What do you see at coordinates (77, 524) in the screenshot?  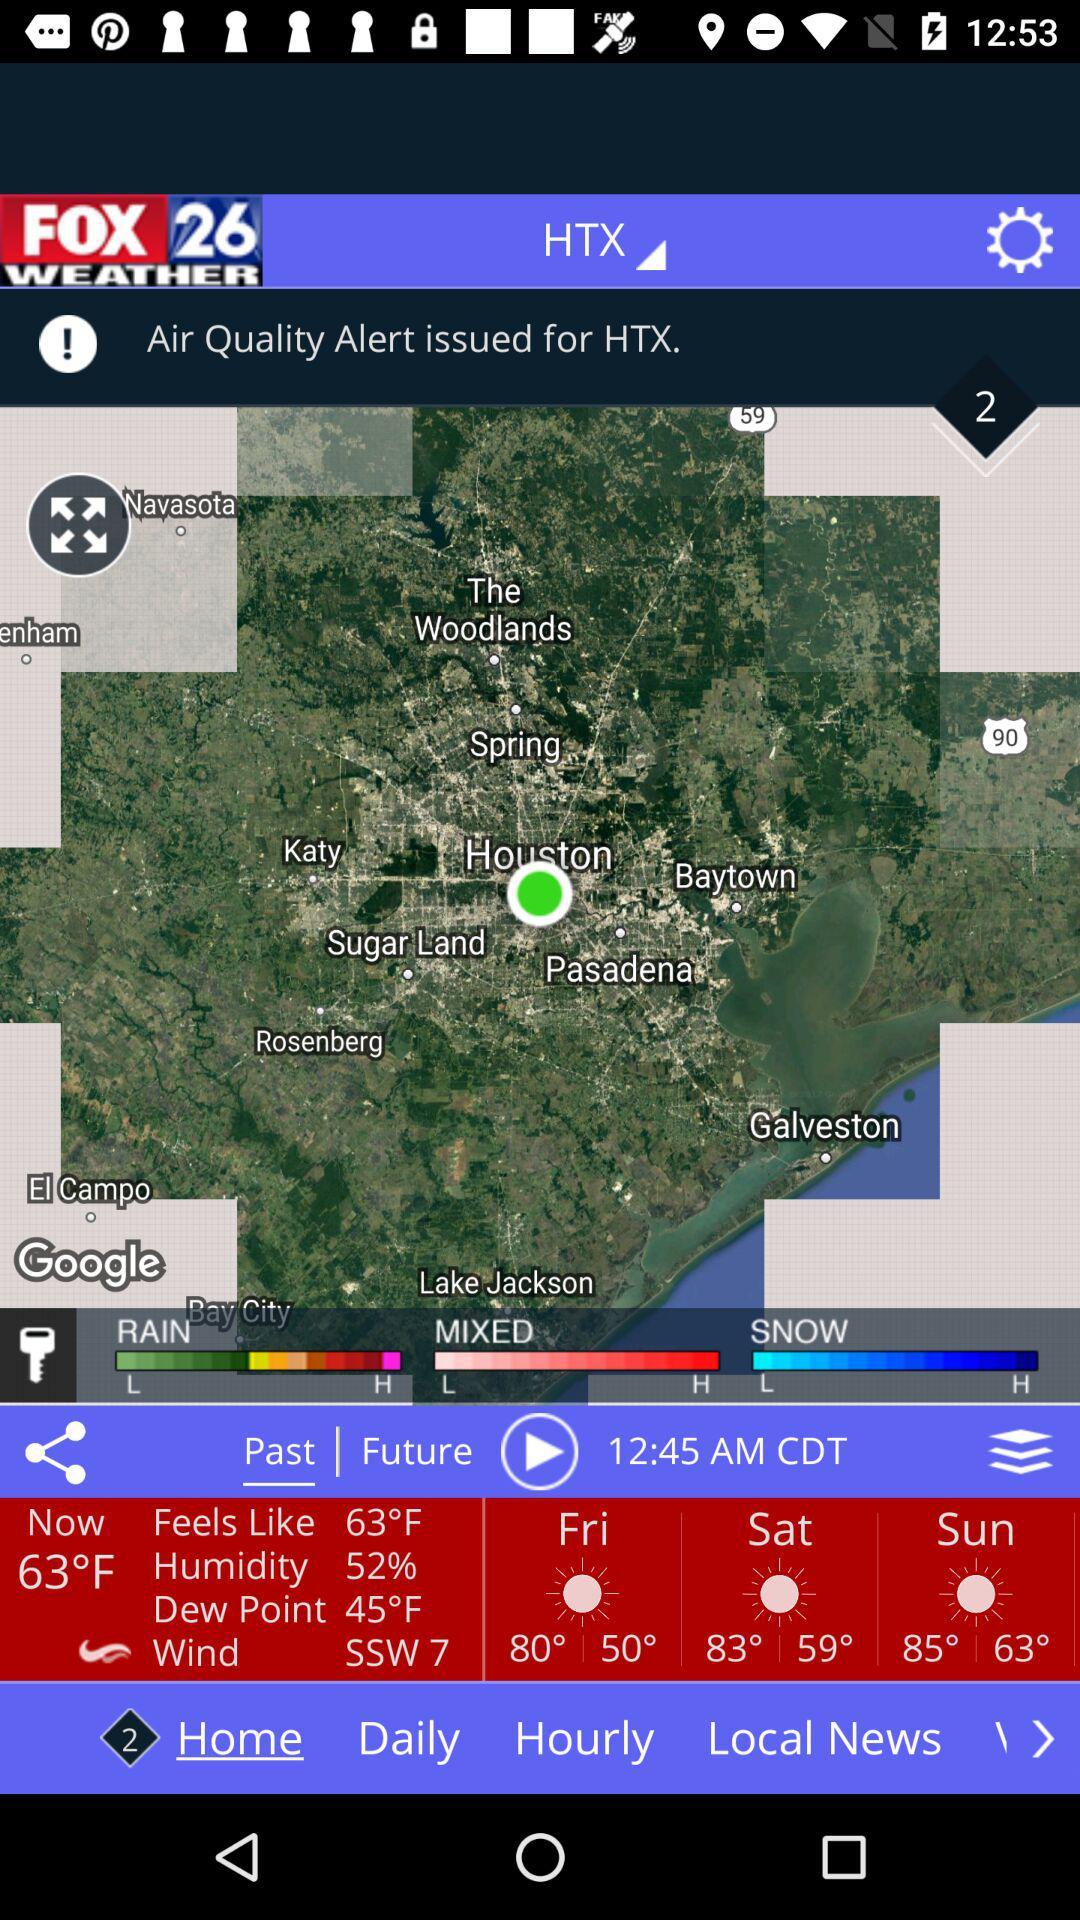 I see `icon next to 2 item` at bounding box center [77, 524].